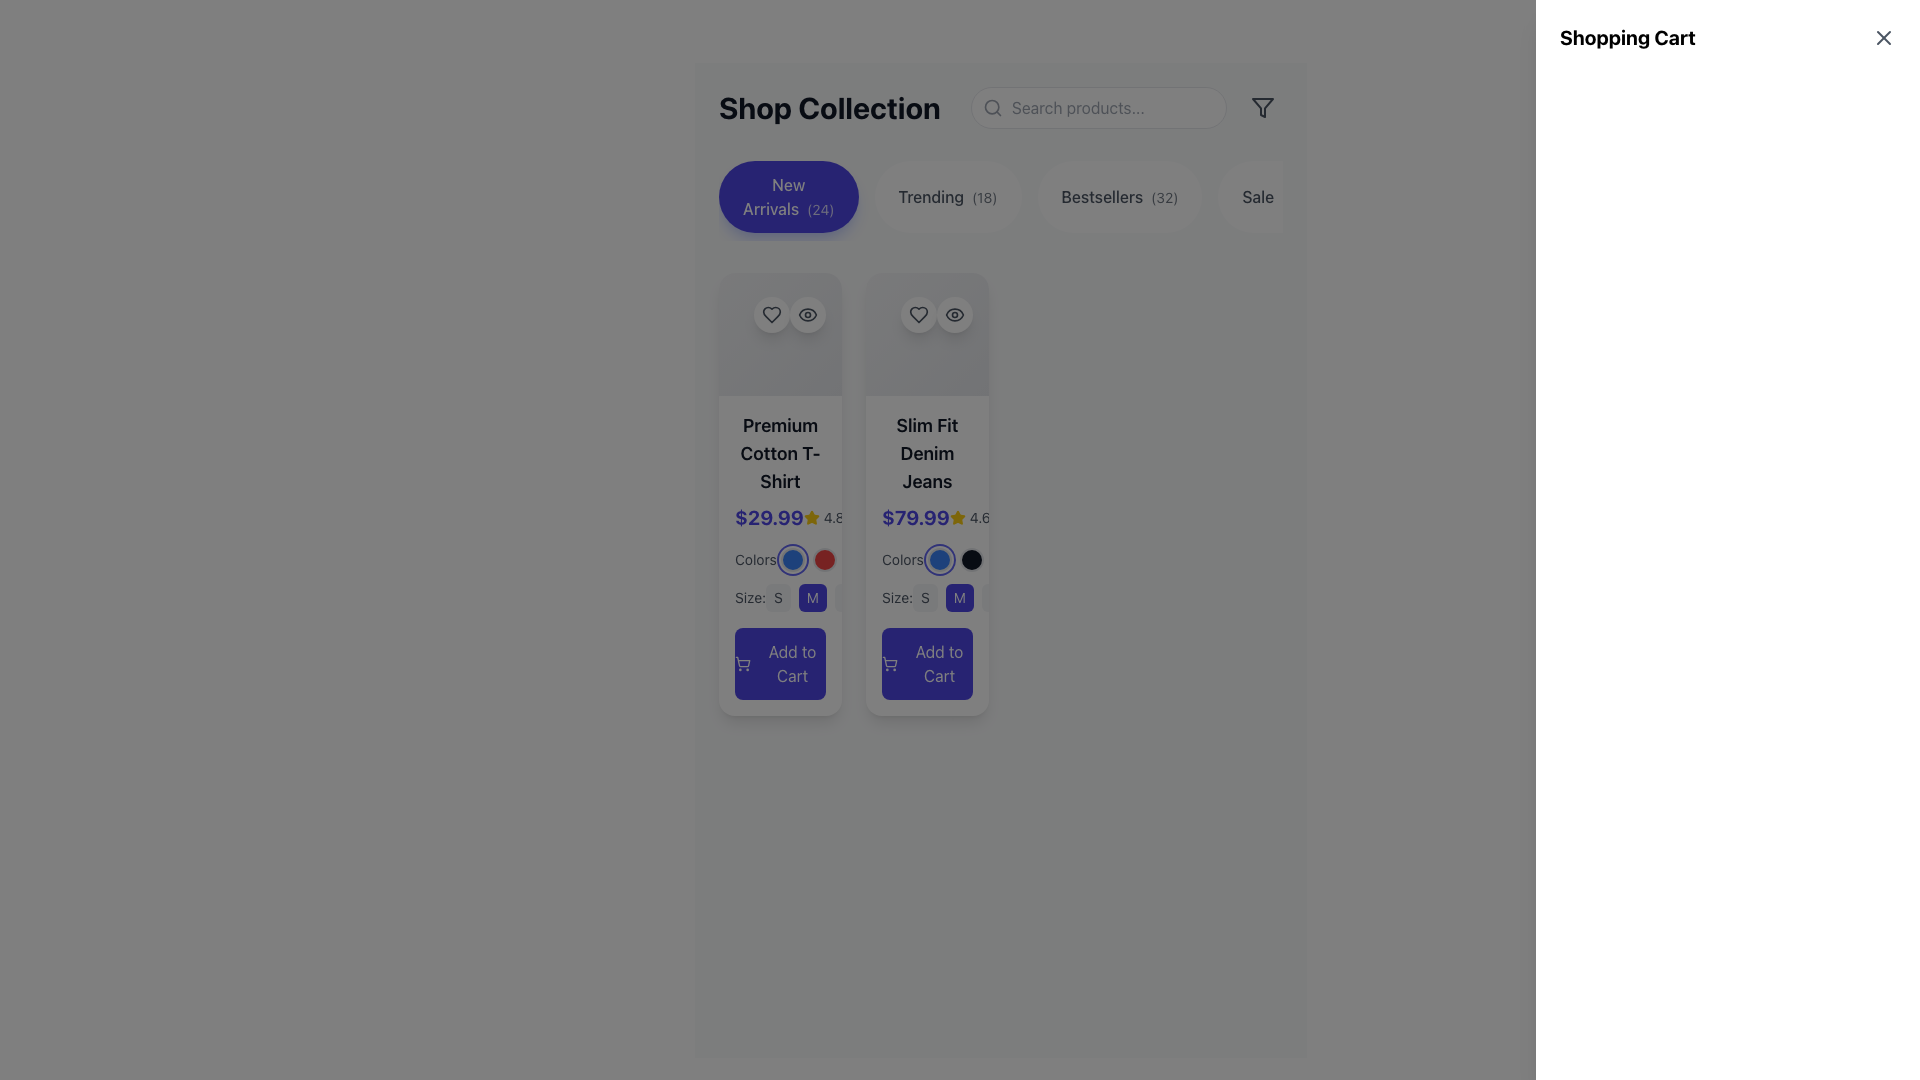 This screenshot has width=1920, height=1080. Describe the element at coordinates (824, 559) in the screenshot. I see `the vibrant red circular icon that acts as a color selector, which is the second icon in a row of three, located beneath the 'Premium Cotton T-Shirt' product` at that location.